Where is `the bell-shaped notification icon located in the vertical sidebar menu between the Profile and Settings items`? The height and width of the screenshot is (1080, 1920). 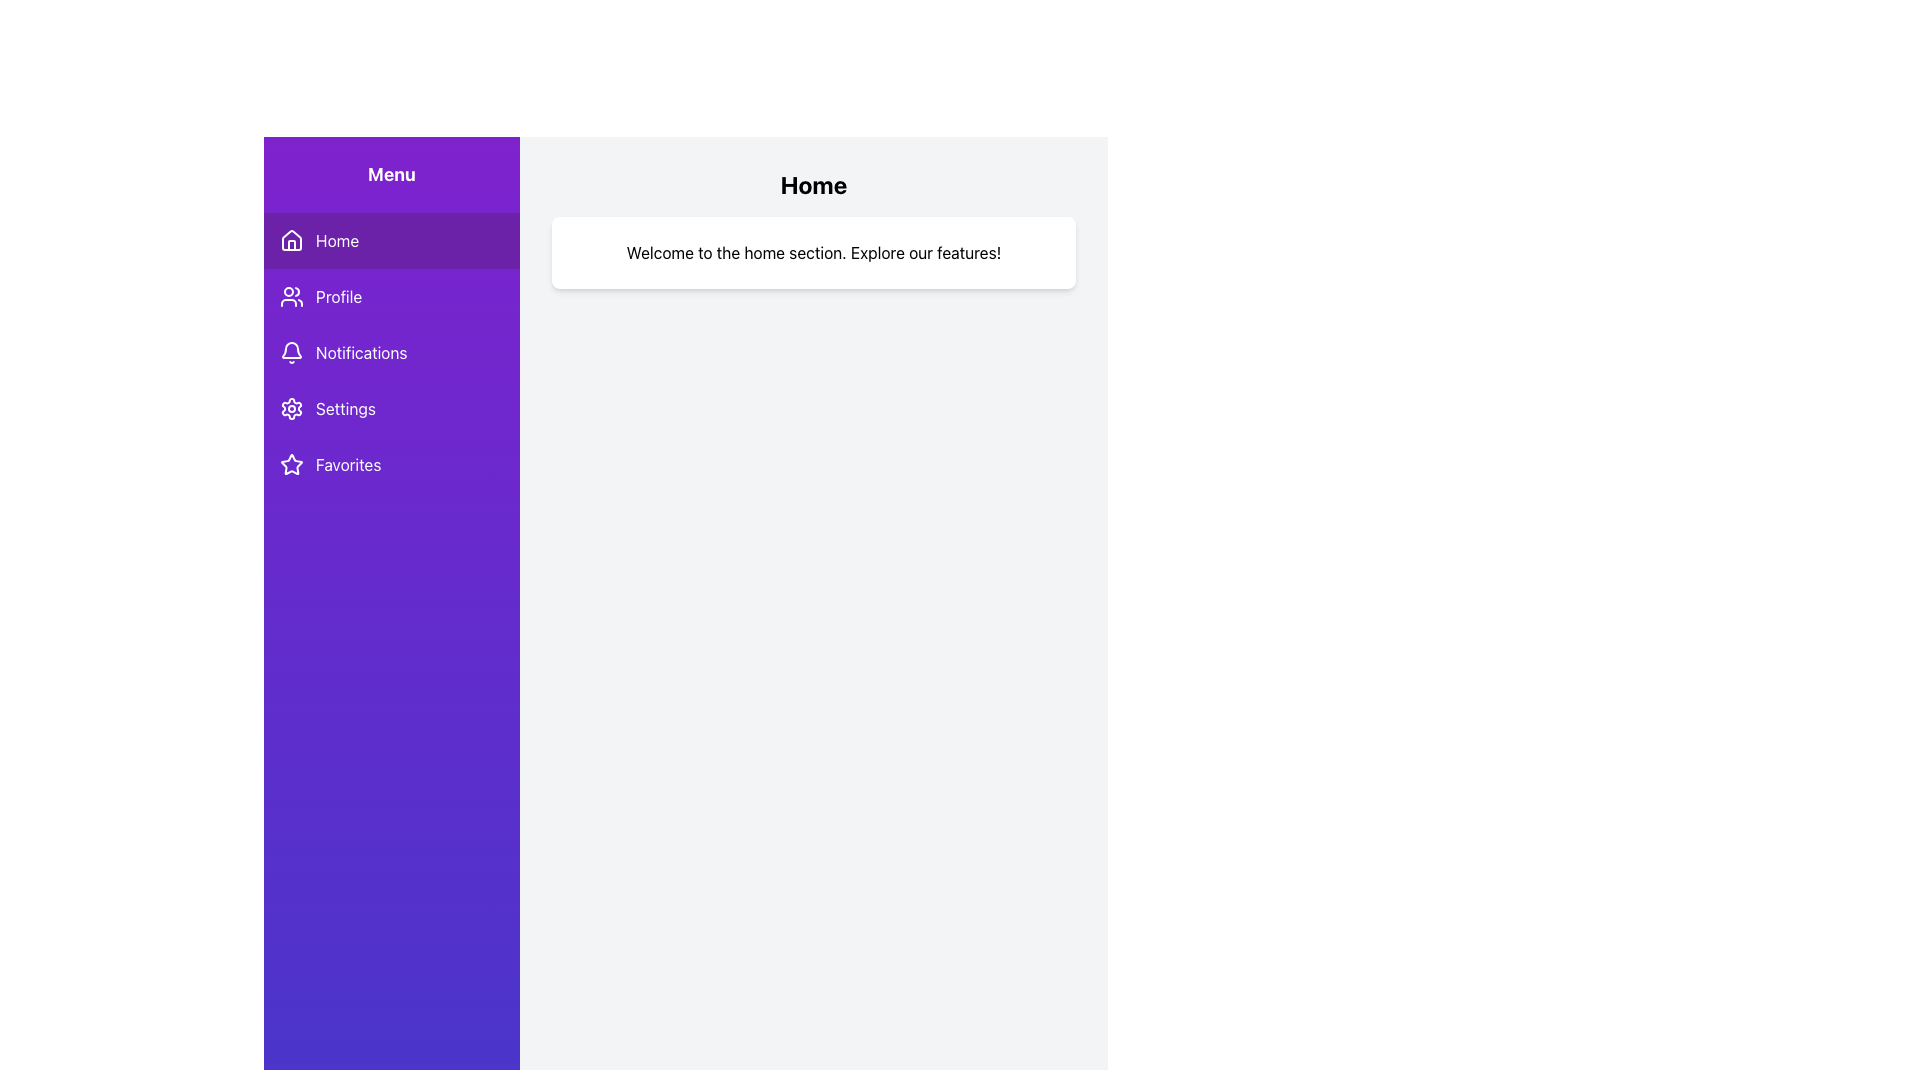
the bell-shaped notification icon located in the vertical sidebar menu between the Profile and Settings items is located at coordinates (291, 352).